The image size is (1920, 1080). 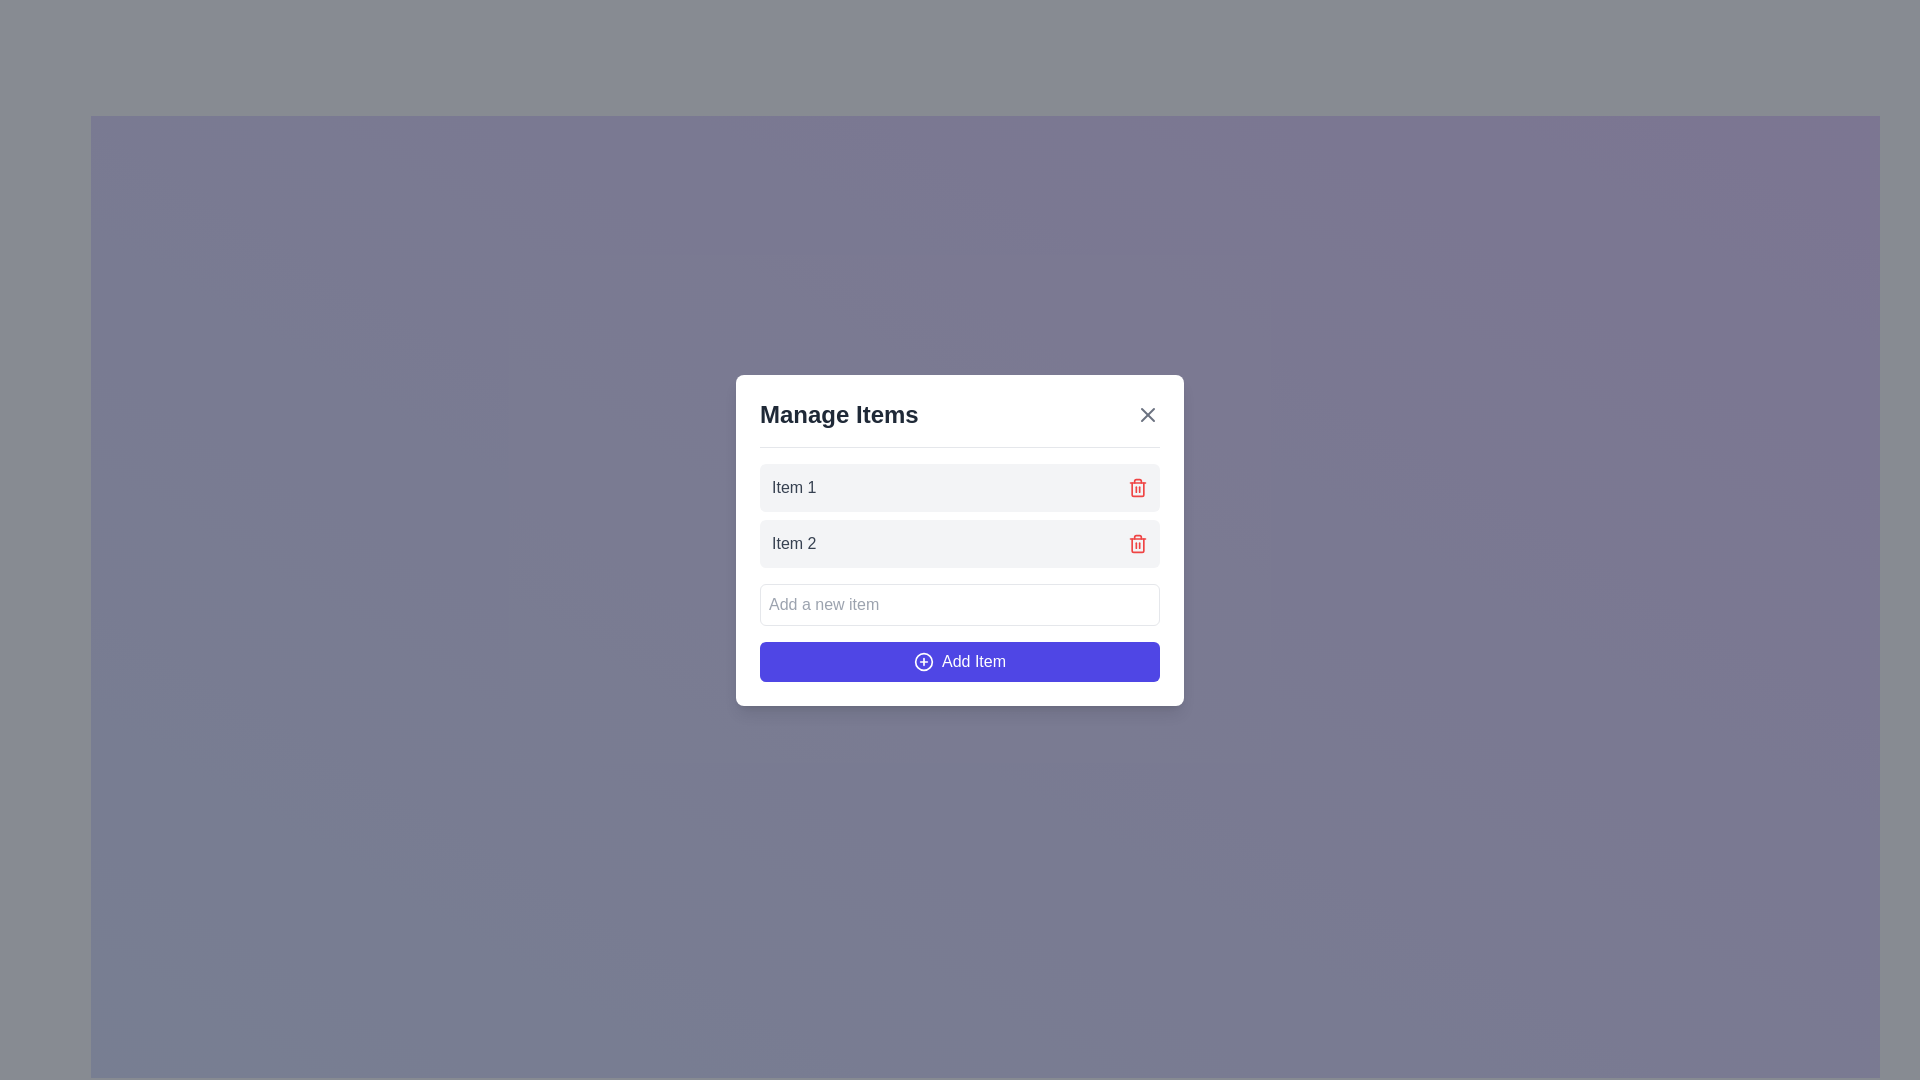 I want to click on the gray 'X' close button located in the top-right corner of the 'Manage Items' dialog box, so click(x=1147, y=413).